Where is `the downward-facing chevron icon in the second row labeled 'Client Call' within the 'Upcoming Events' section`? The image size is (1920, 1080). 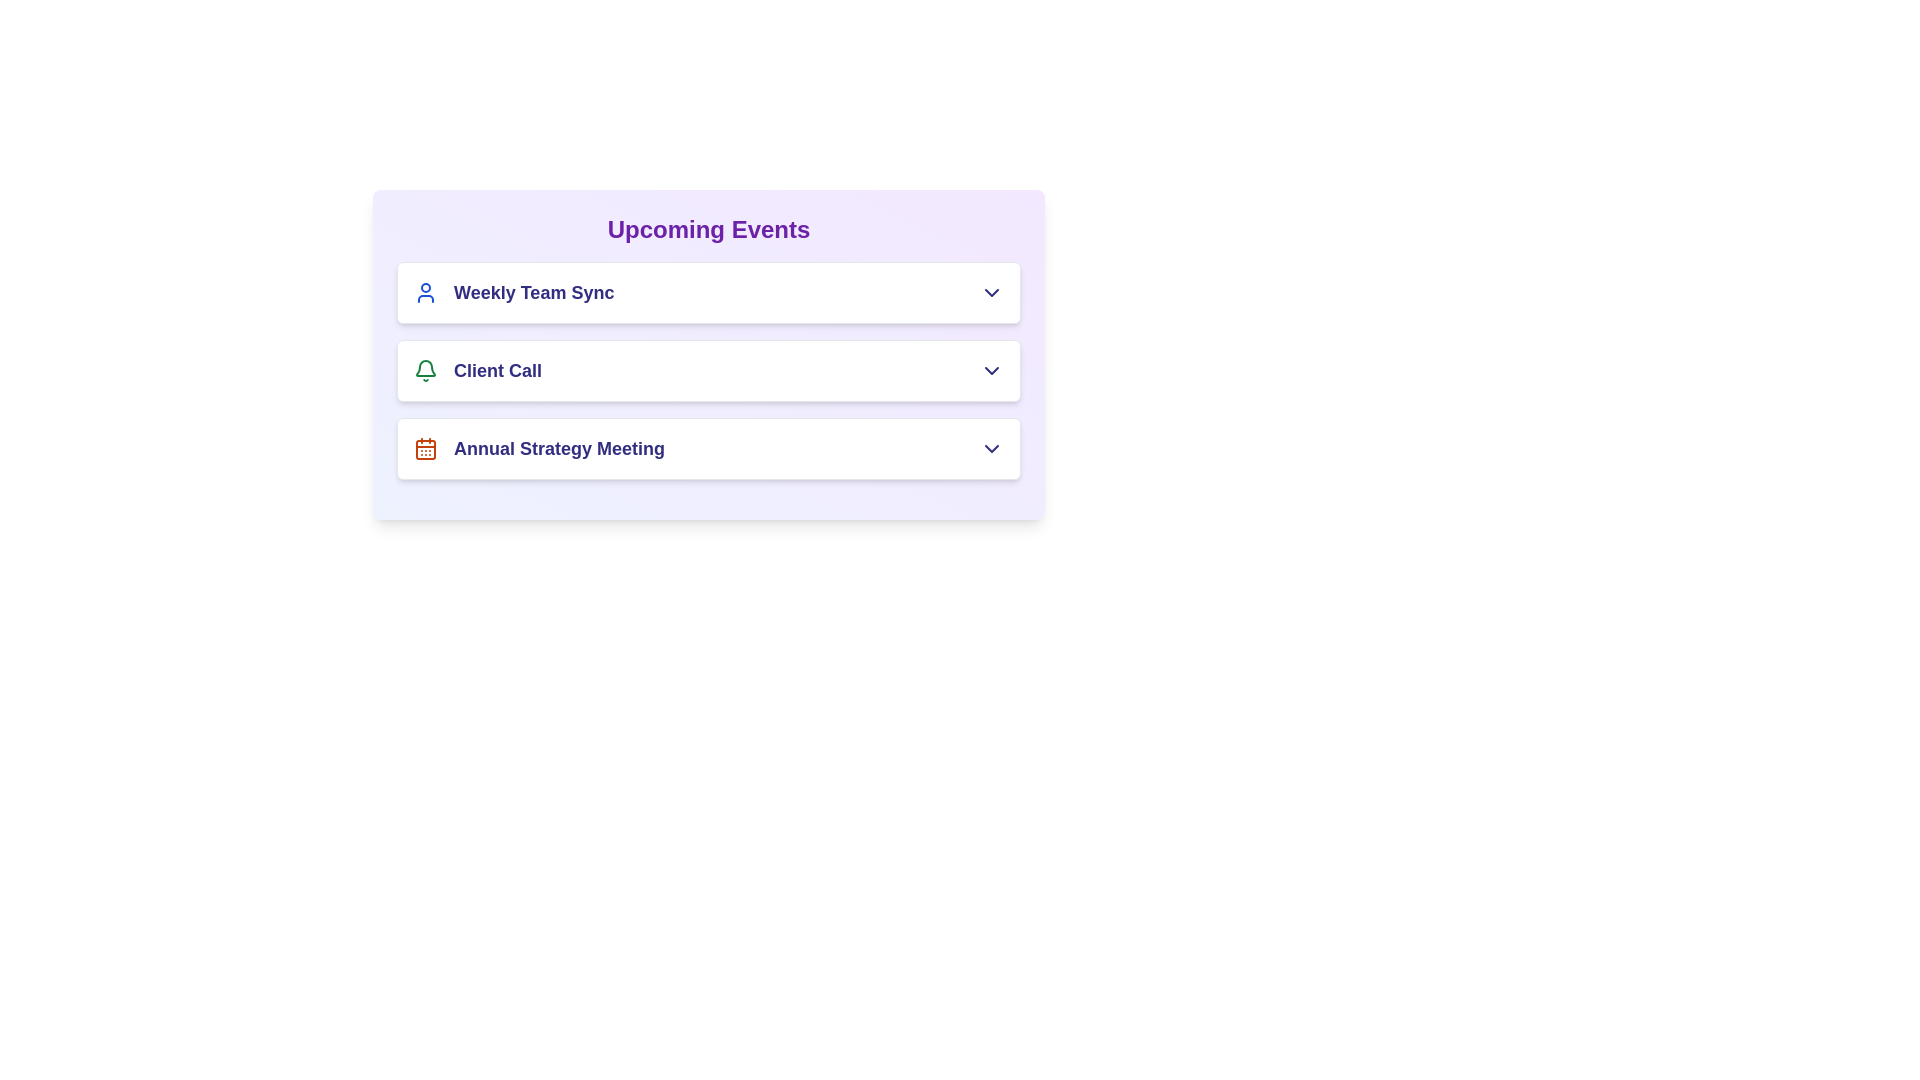
the downward-facing chevron icon in the second row labeled 'Client Call' within the 'Upcoming Events' section is located at coordinates (992, 370).